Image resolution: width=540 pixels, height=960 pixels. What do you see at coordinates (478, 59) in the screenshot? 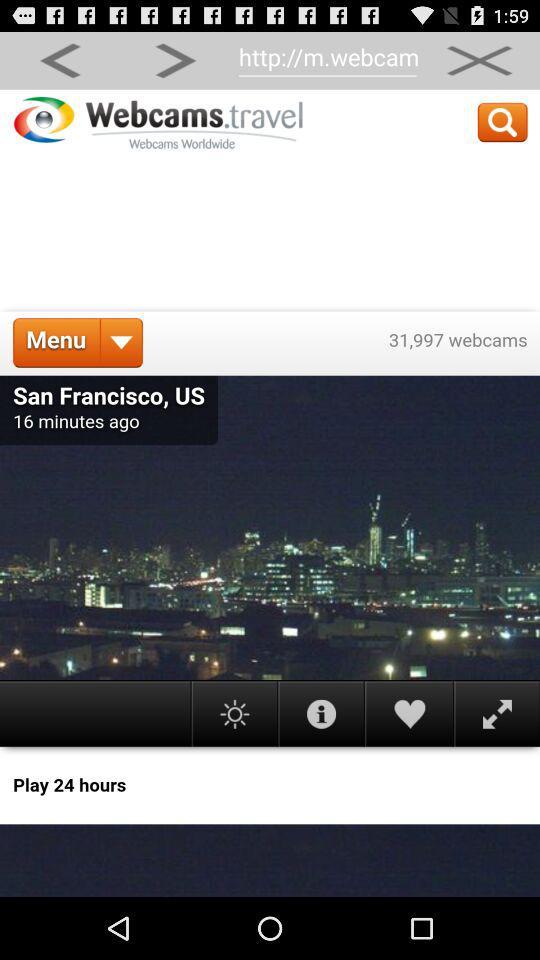
I see `close` at bounding box center [478, 59].